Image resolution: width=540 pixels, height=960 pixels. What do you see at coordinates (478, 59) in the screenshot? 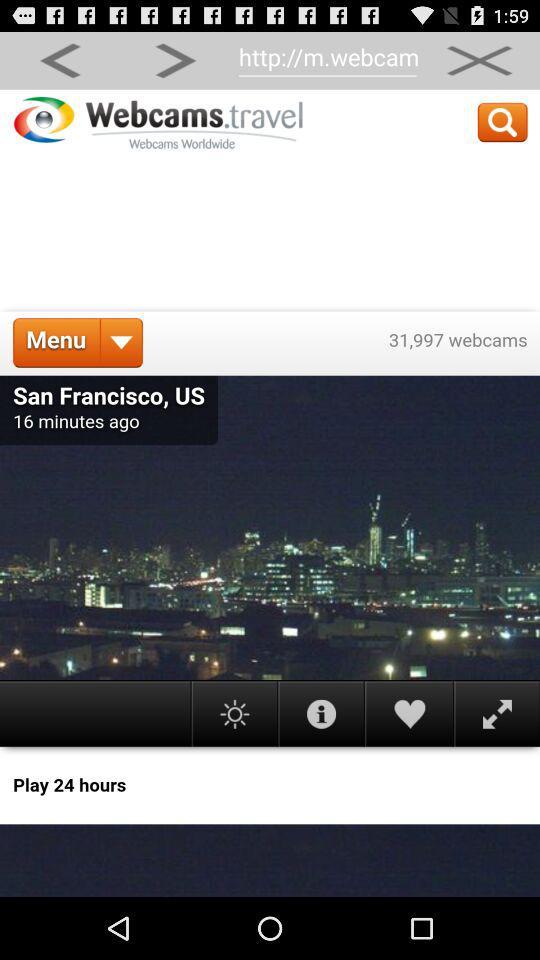
I see `close` at bounding box center [478, 59].